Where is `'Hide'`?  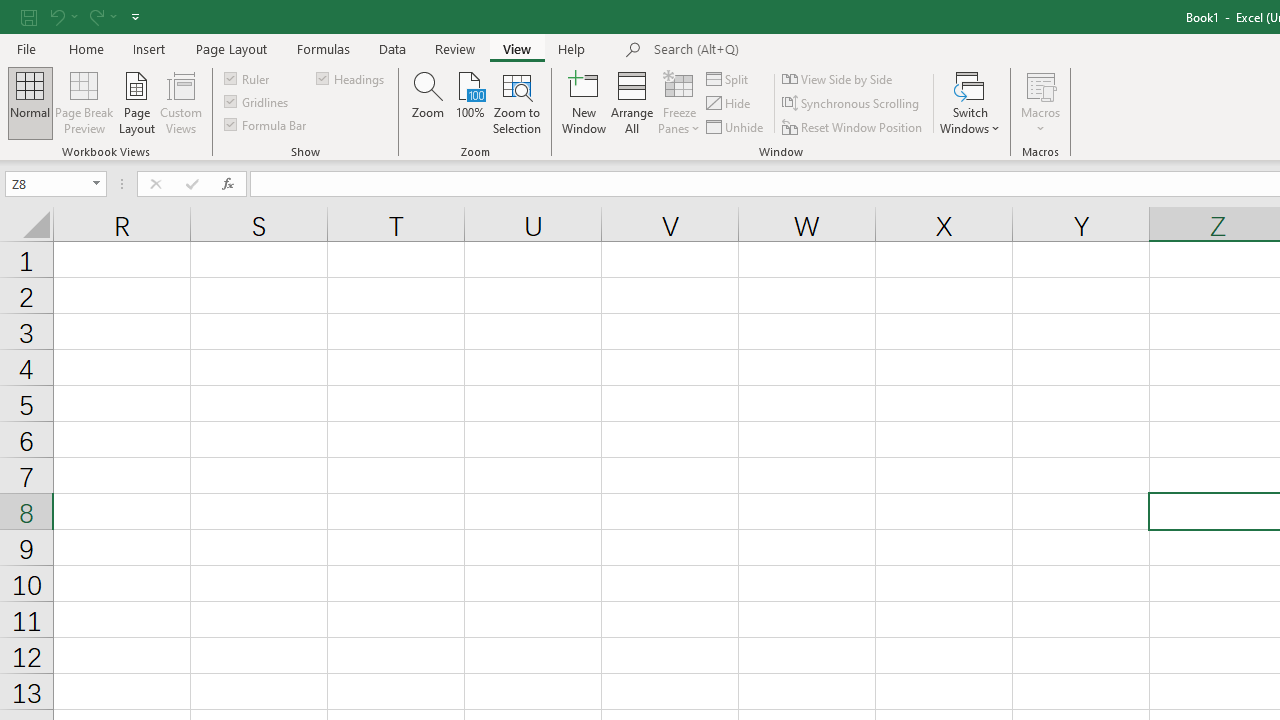 'Hide' is located at coordinates (728, 103).